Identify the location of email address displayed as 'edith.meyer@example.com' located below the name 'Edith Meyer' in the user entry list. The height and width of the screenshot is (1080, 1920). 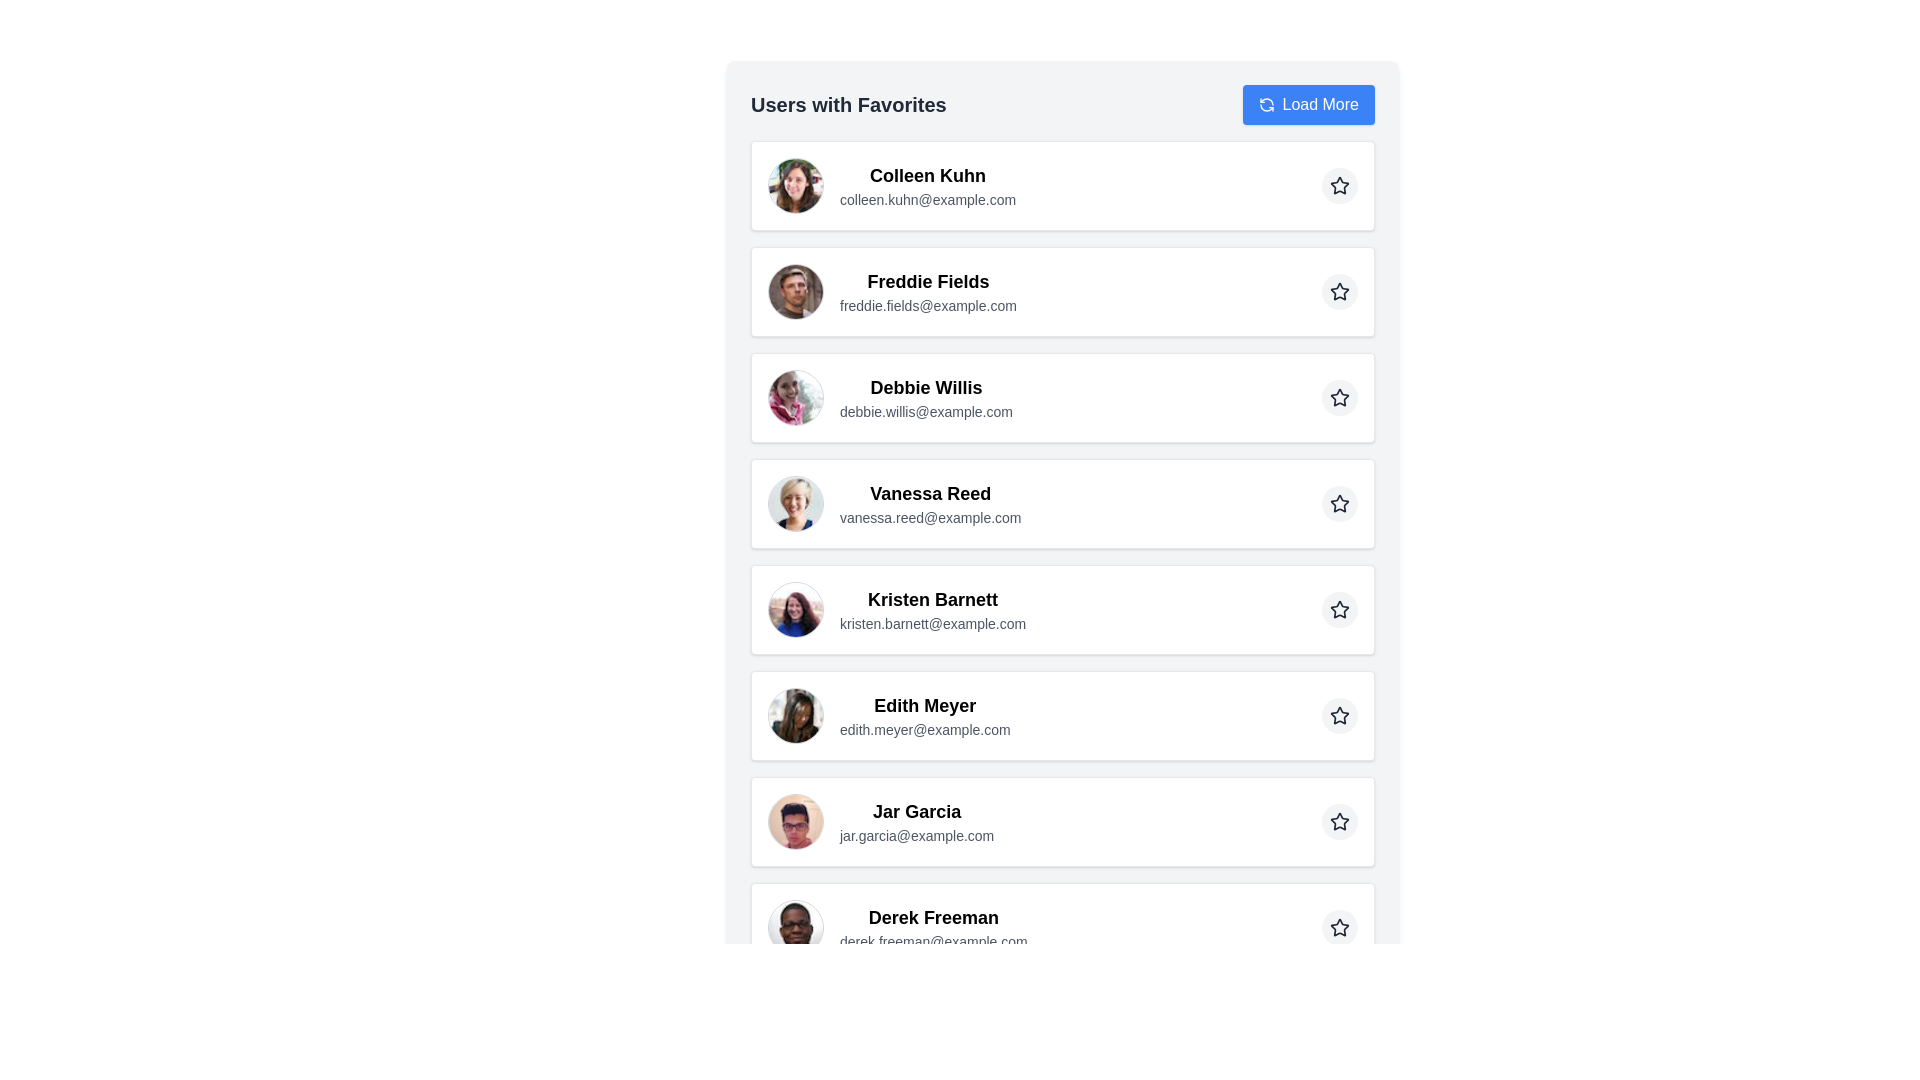
(924, 729).